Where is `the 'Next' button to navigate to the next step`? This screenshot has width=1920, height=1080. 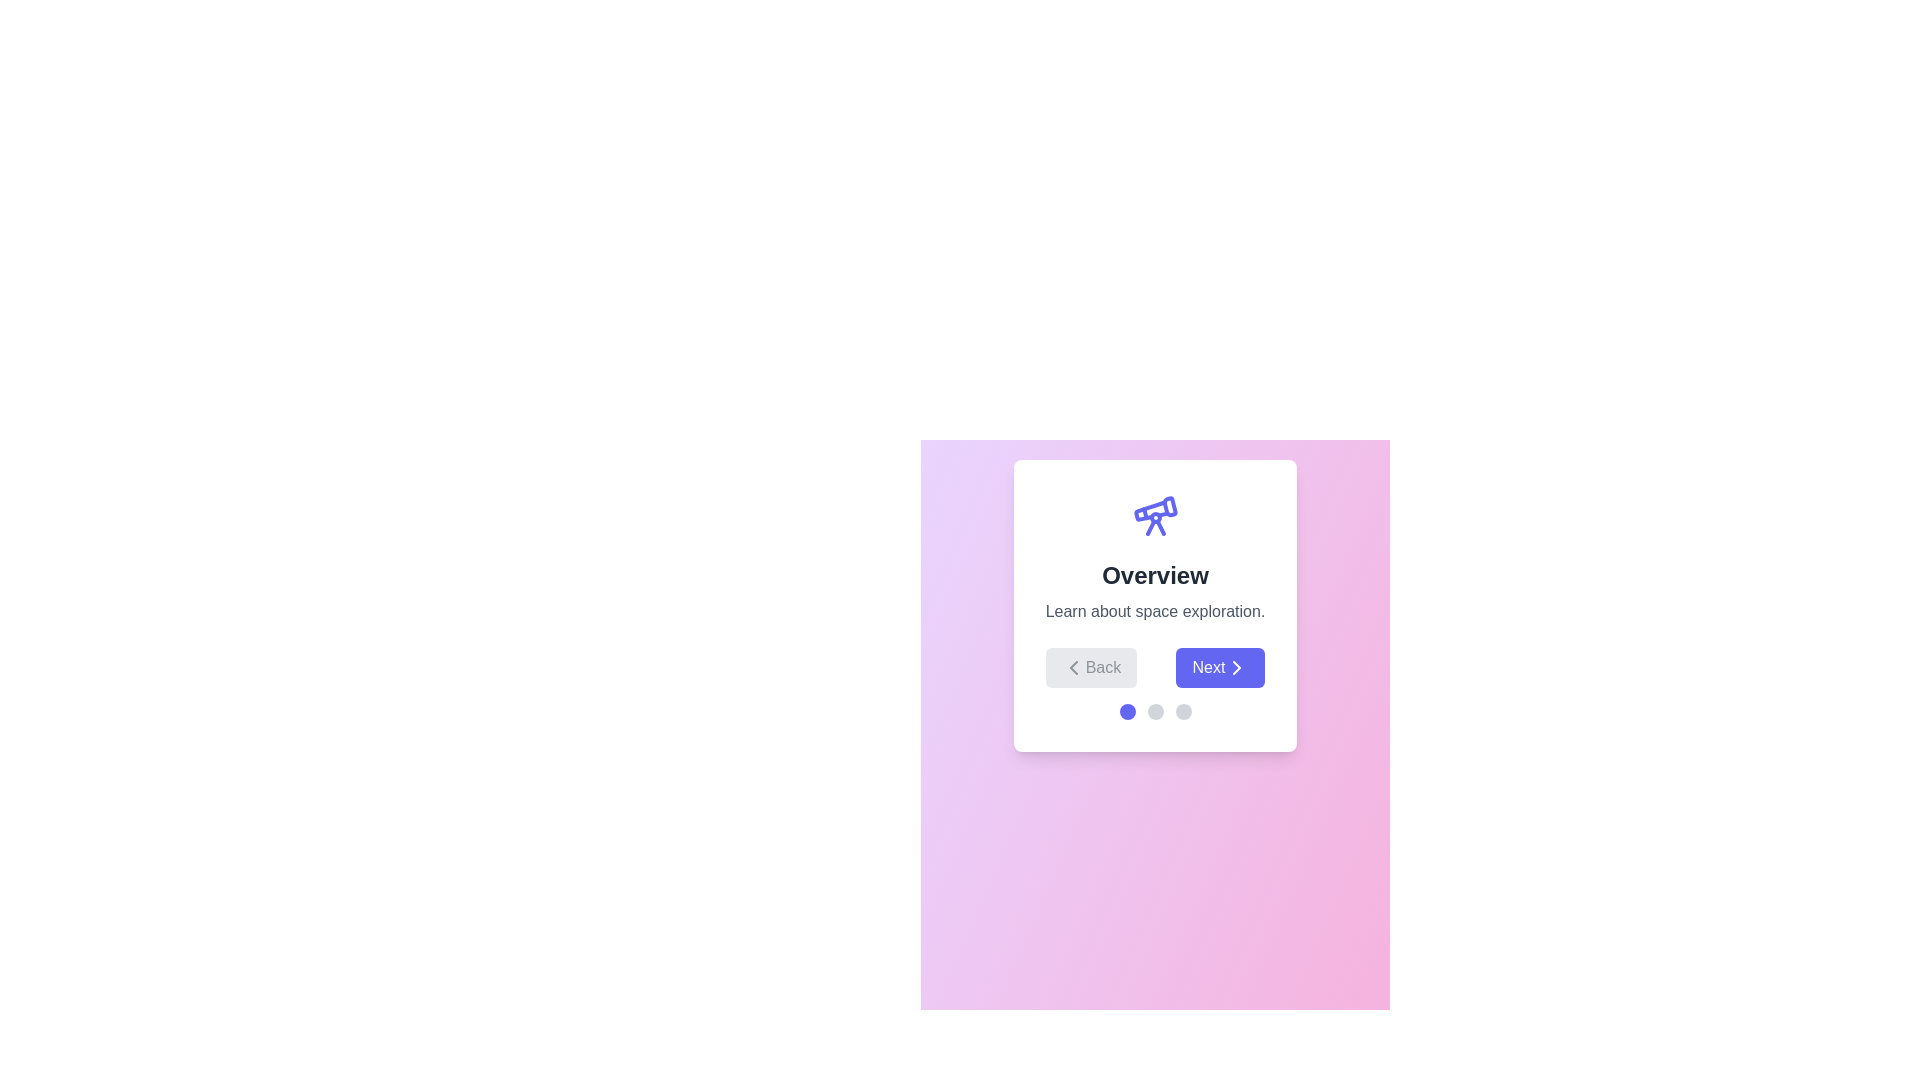
the 'Next' button to navigate to the next step is located at coordinates (1219, 667).